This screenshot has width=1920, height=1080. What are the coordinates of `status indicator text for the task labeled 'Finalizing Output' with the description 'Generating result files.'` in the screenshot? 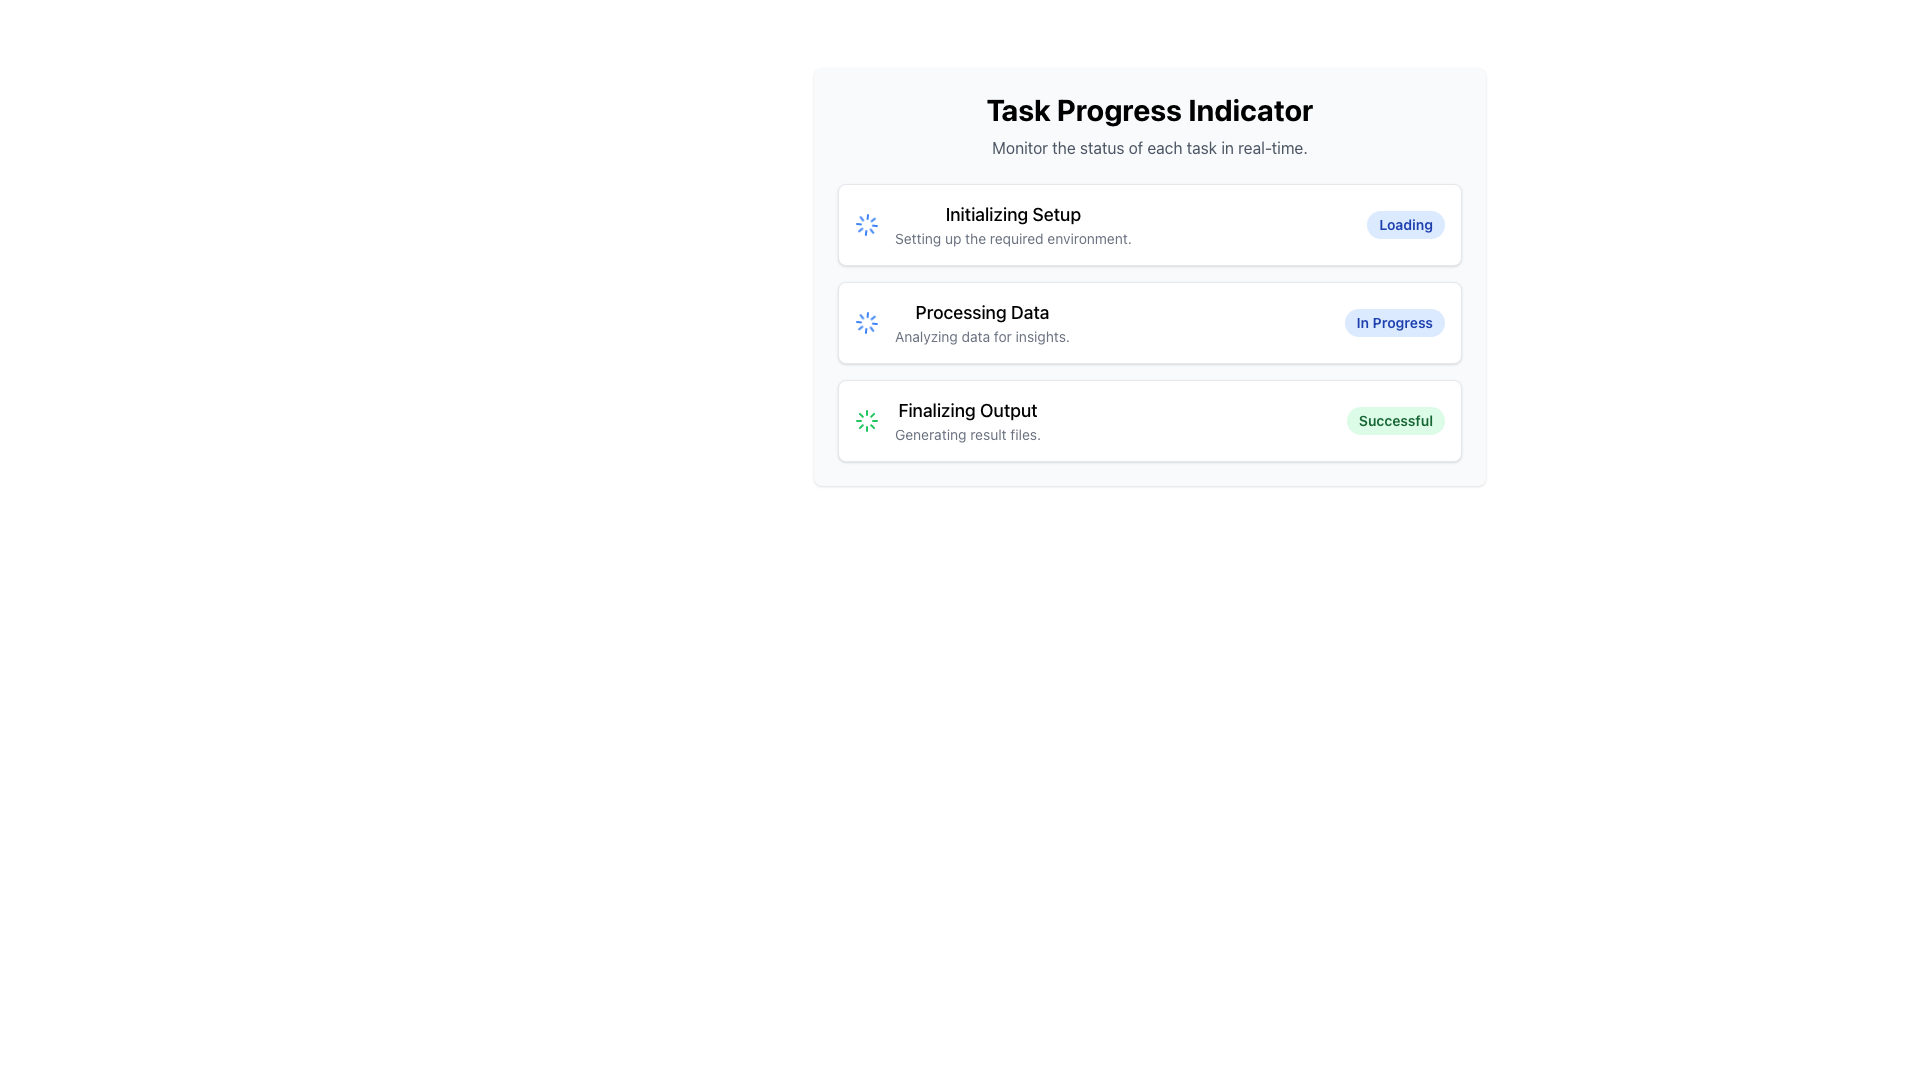 It's located at (946, 419).